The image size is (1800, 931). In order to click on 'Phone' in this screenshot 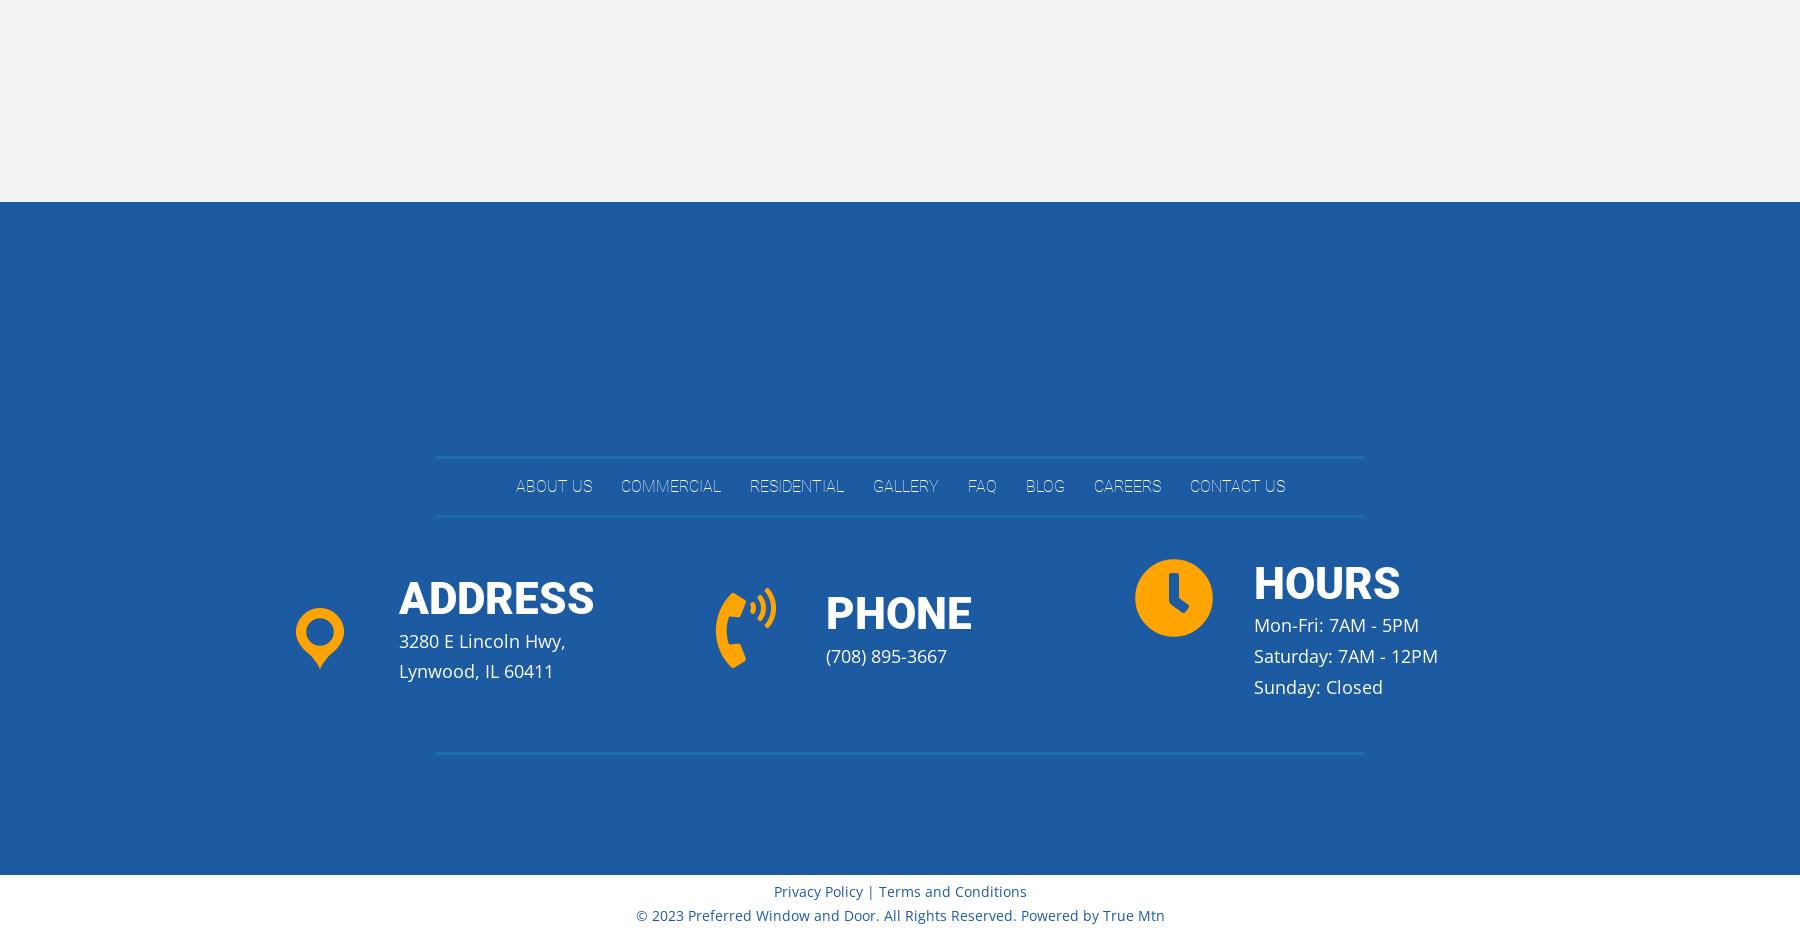, I will do `click(898, 613)`.